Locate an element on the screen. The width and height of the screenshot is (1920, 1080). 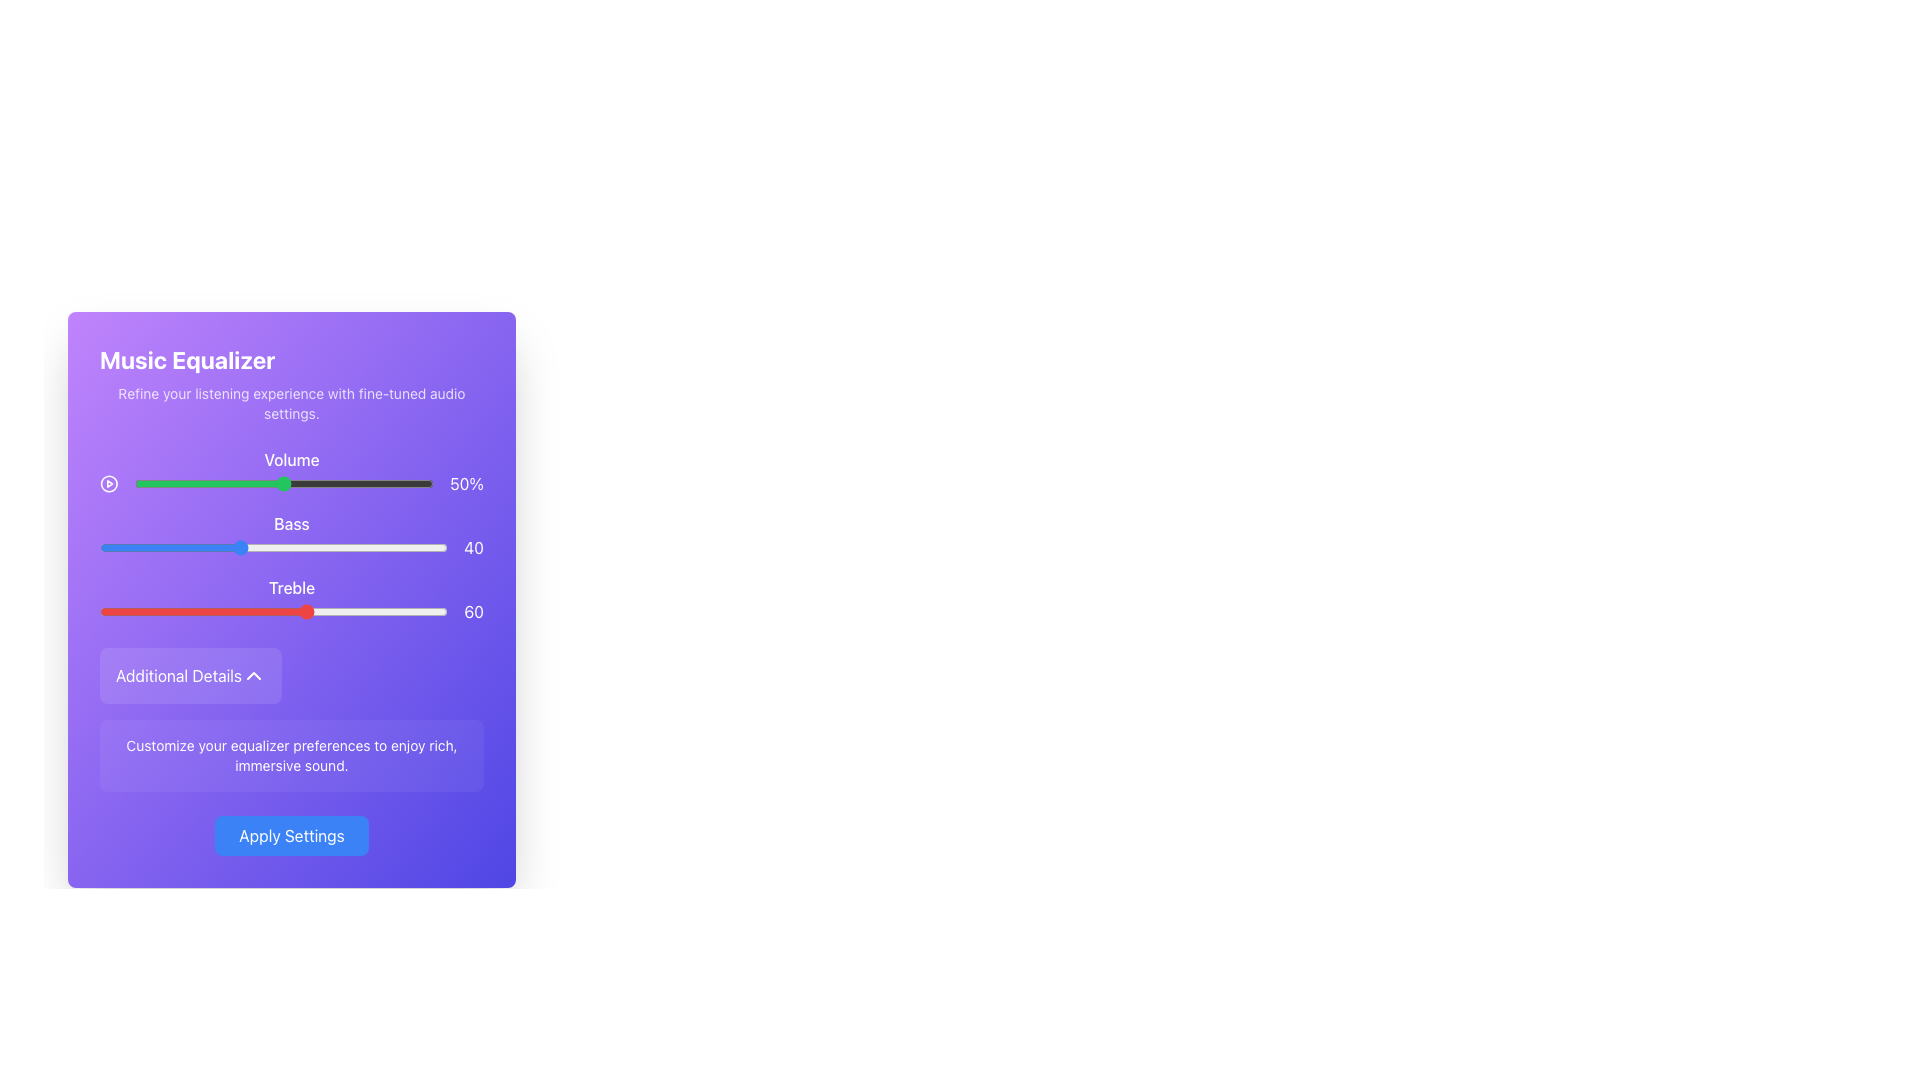
the treble is located at coordinates (172, 611).